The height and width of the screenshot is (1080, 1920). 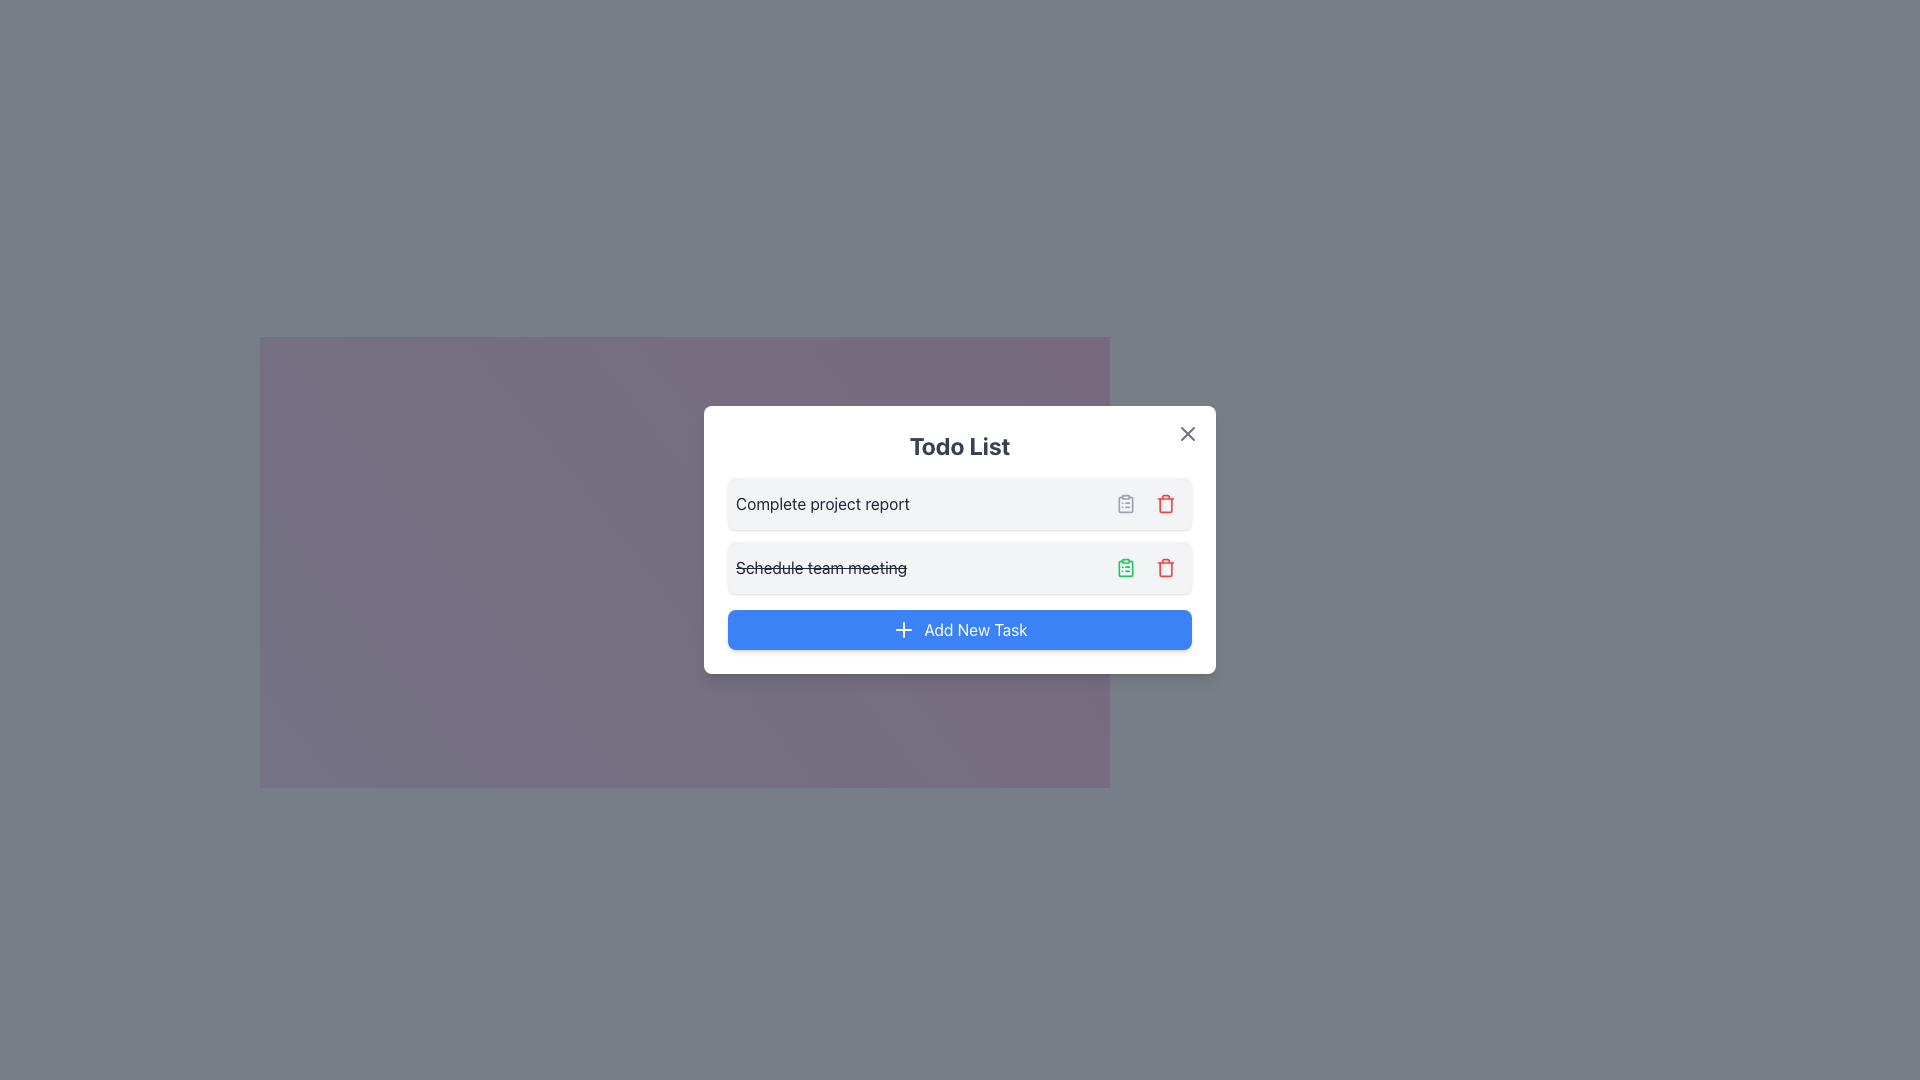 I want to click on the static text displaying the title of a task in the first row of the task list within the 'Todo List' modal dialog, so click(x=822, y=503).